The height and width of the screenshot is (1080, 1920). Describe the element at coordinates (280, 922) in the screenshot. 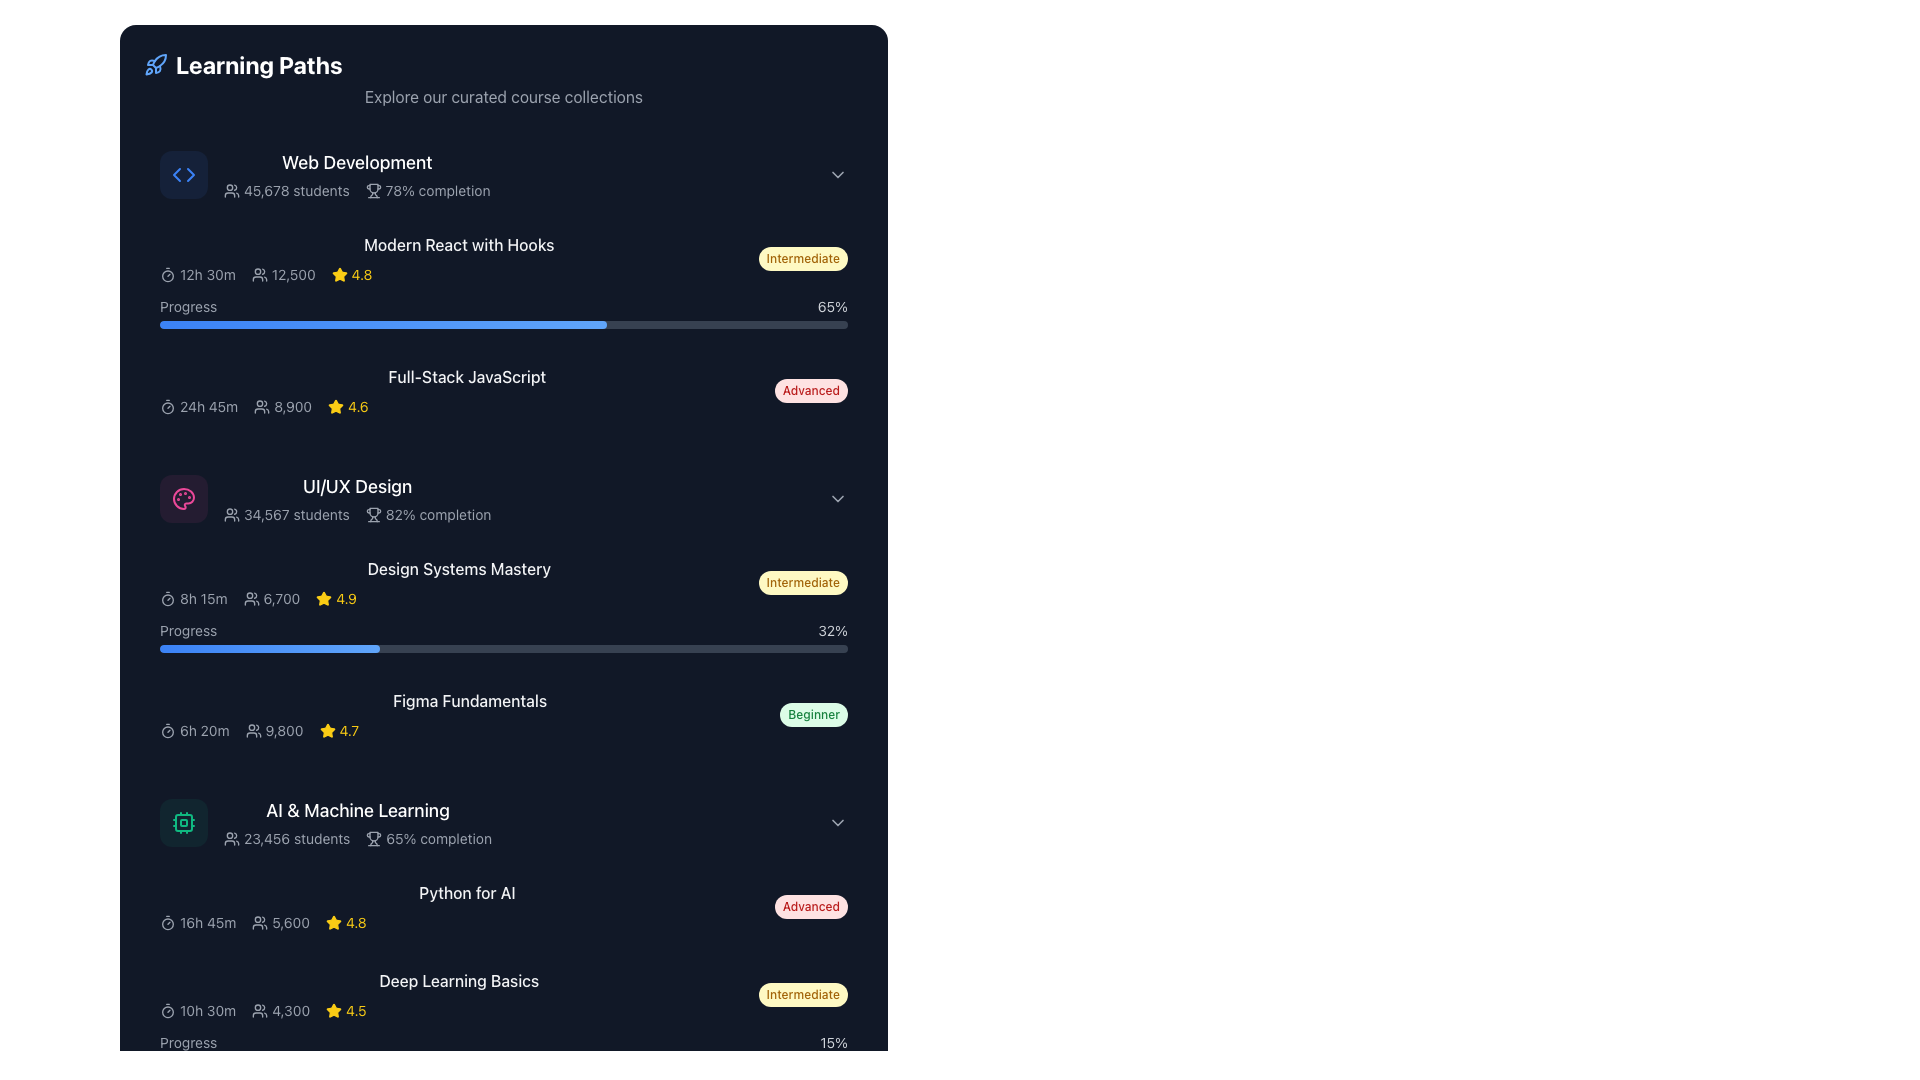

I see `the Text with icon that indicates the approximate number of participants or students in the associated course, located after the time display '16h 45m' and before the rating '4.8'` at that location.